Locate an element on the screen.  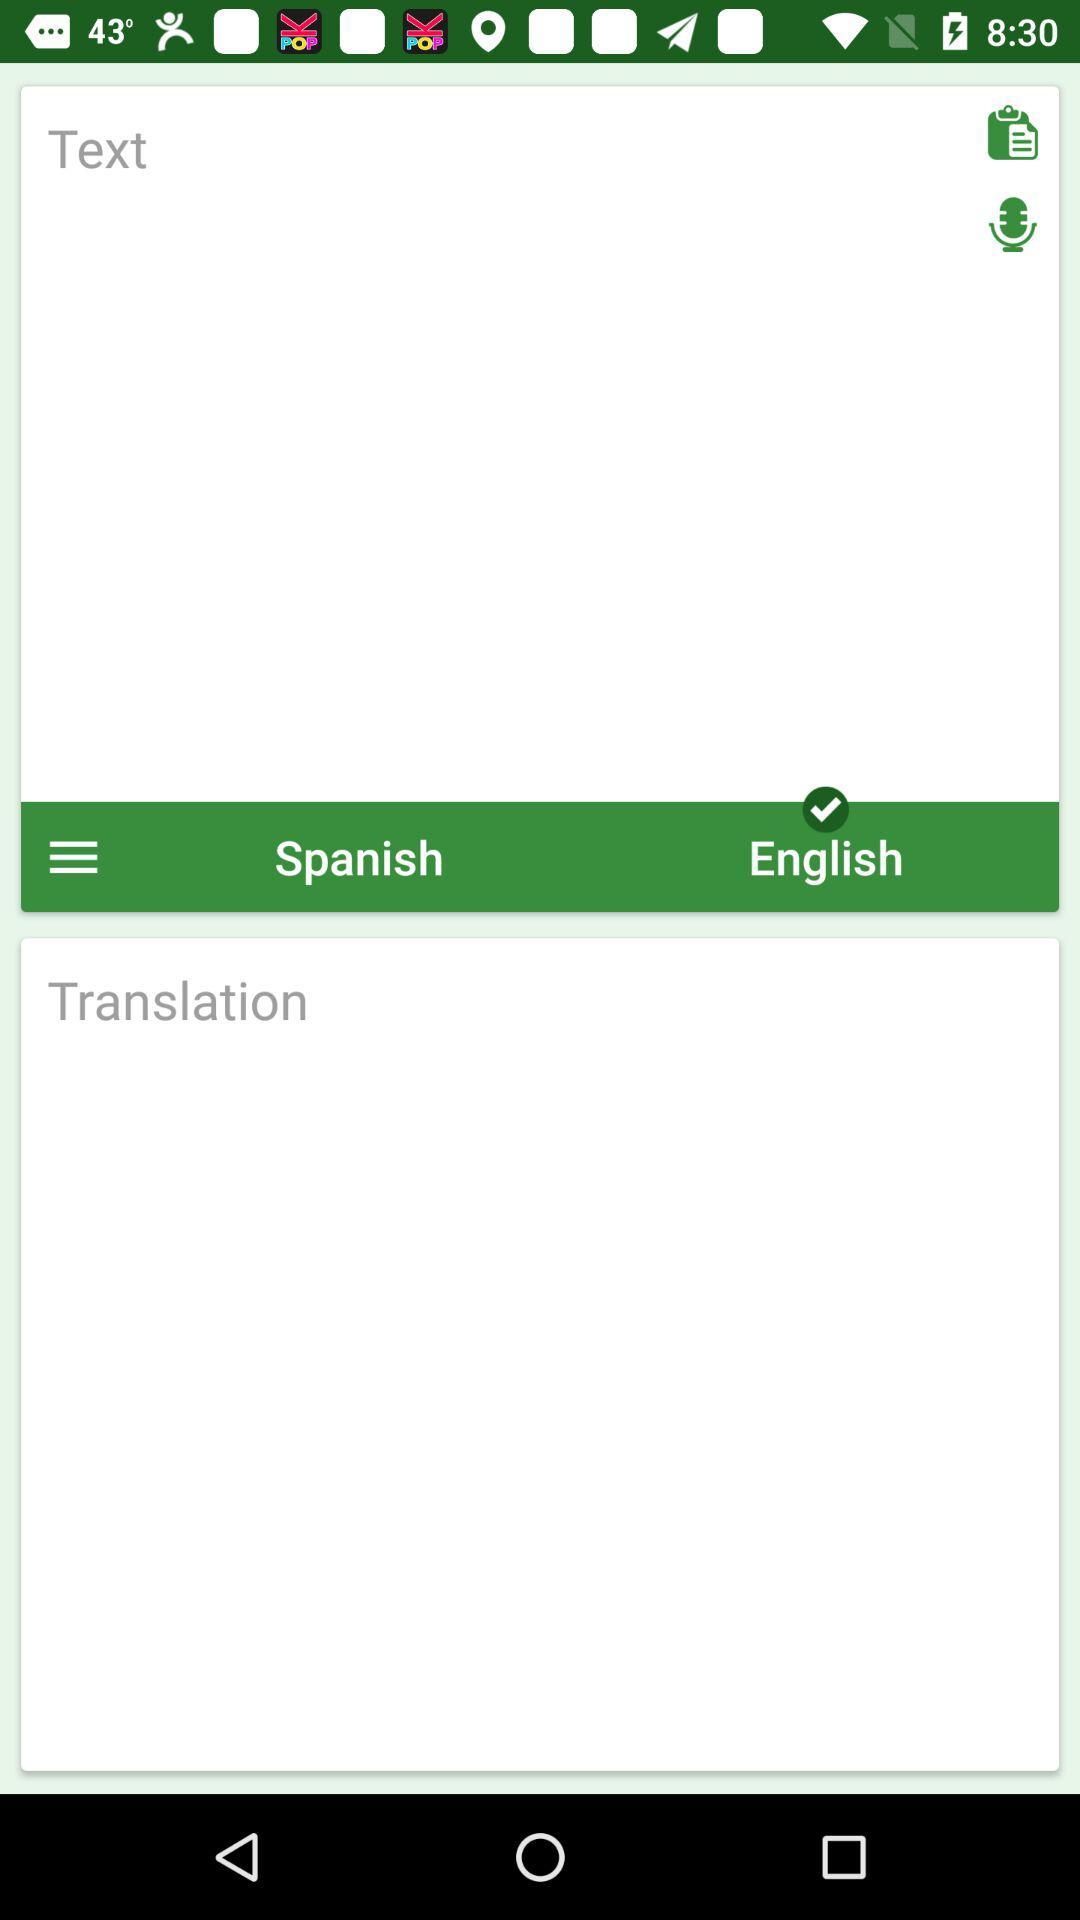
the item to the left of the english is located at coordinates (358, 856).